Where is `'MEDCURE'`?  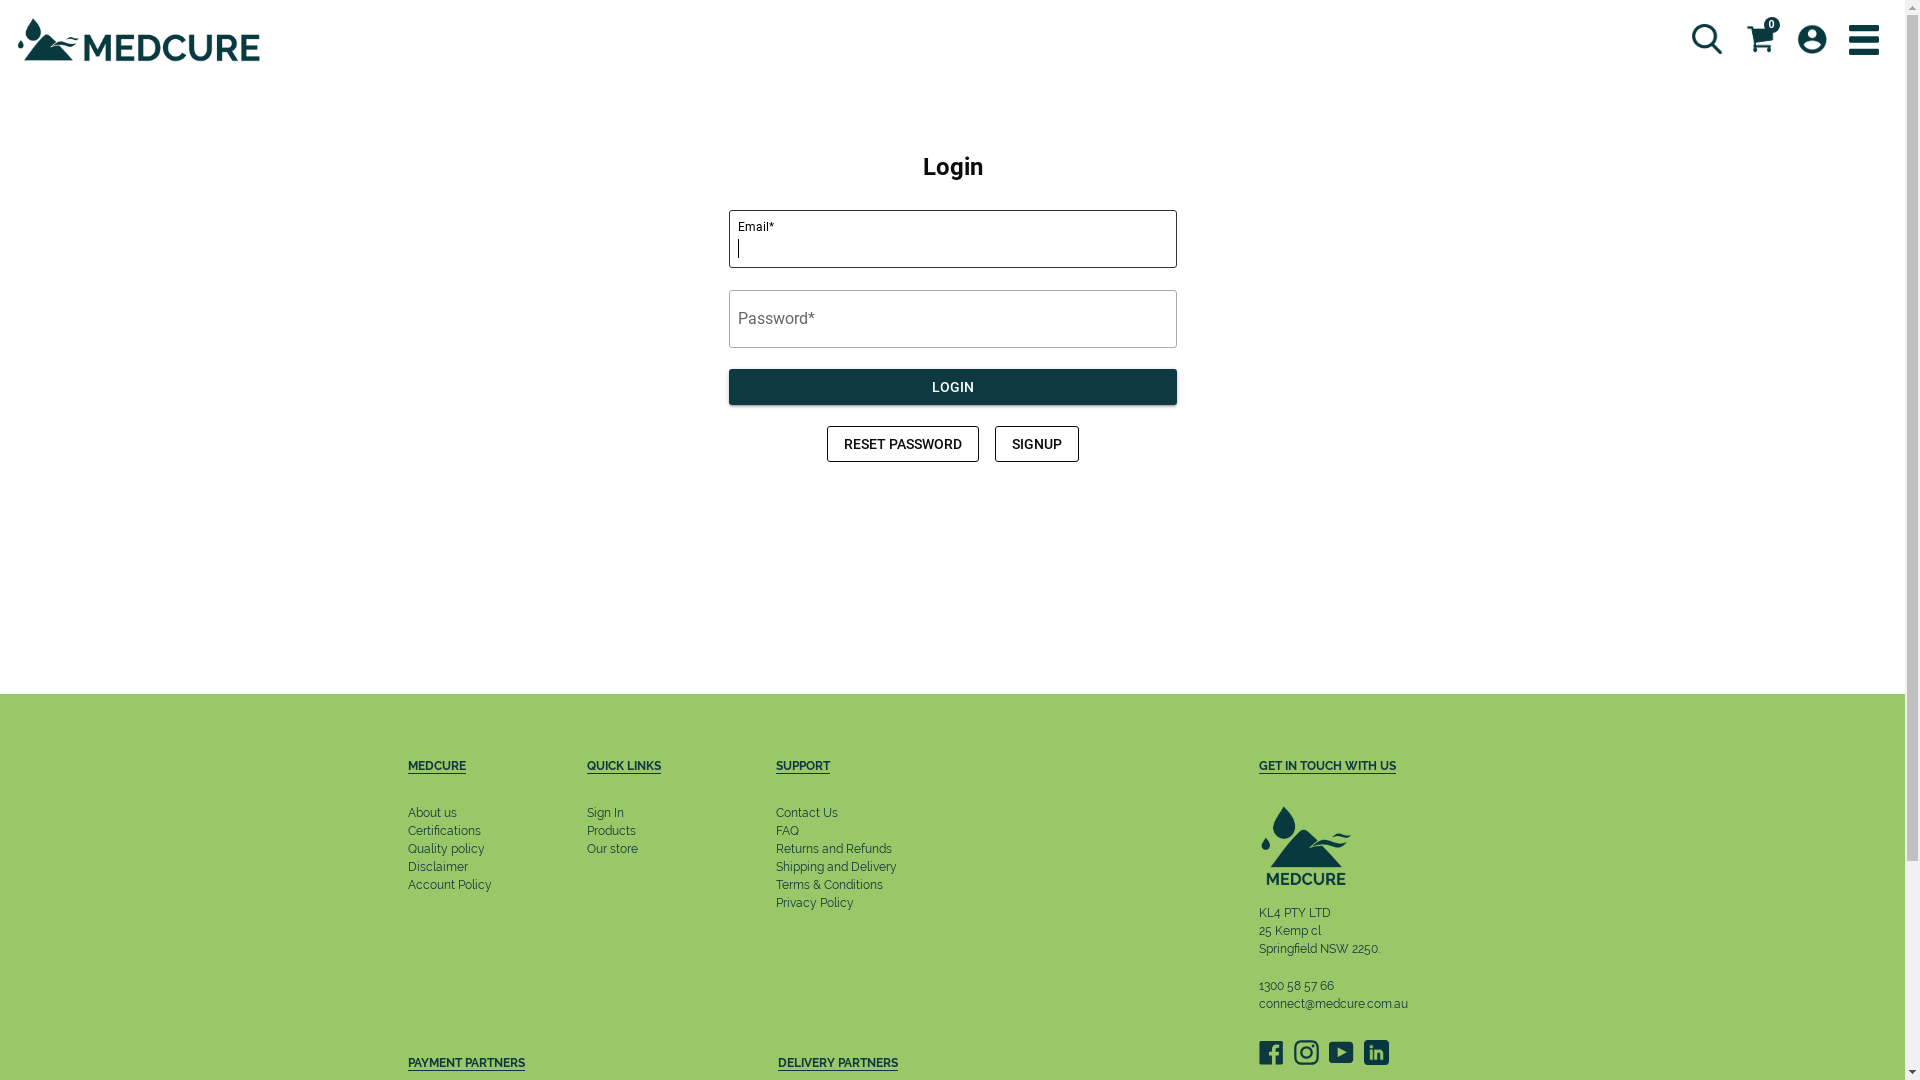
'MEDCURE' is located at coordinates (460, 767).